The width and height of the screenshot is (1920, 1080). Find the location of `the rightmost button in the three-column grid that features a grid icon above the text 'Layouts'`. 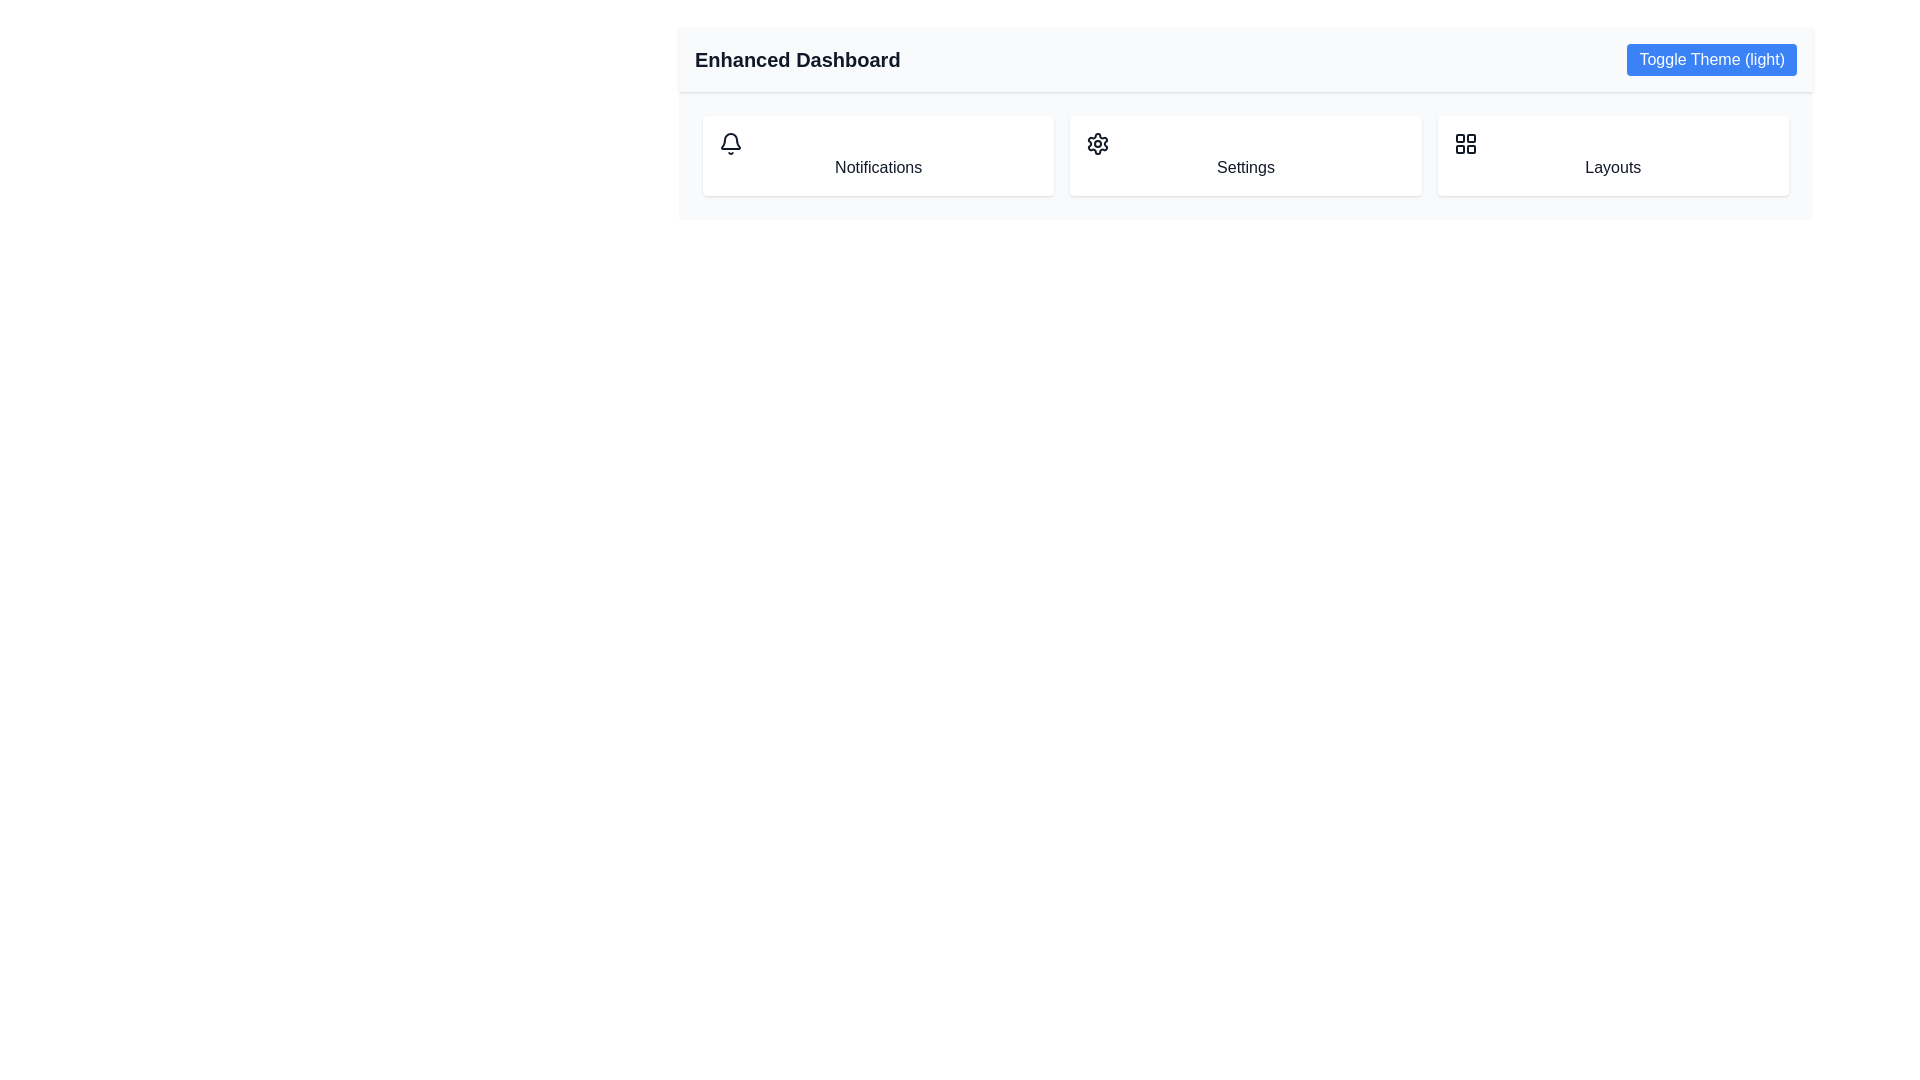

the rightmost button in the three-column grid that features a grid icon above the text 'Layouts' is located at coordinates (1613, 154).